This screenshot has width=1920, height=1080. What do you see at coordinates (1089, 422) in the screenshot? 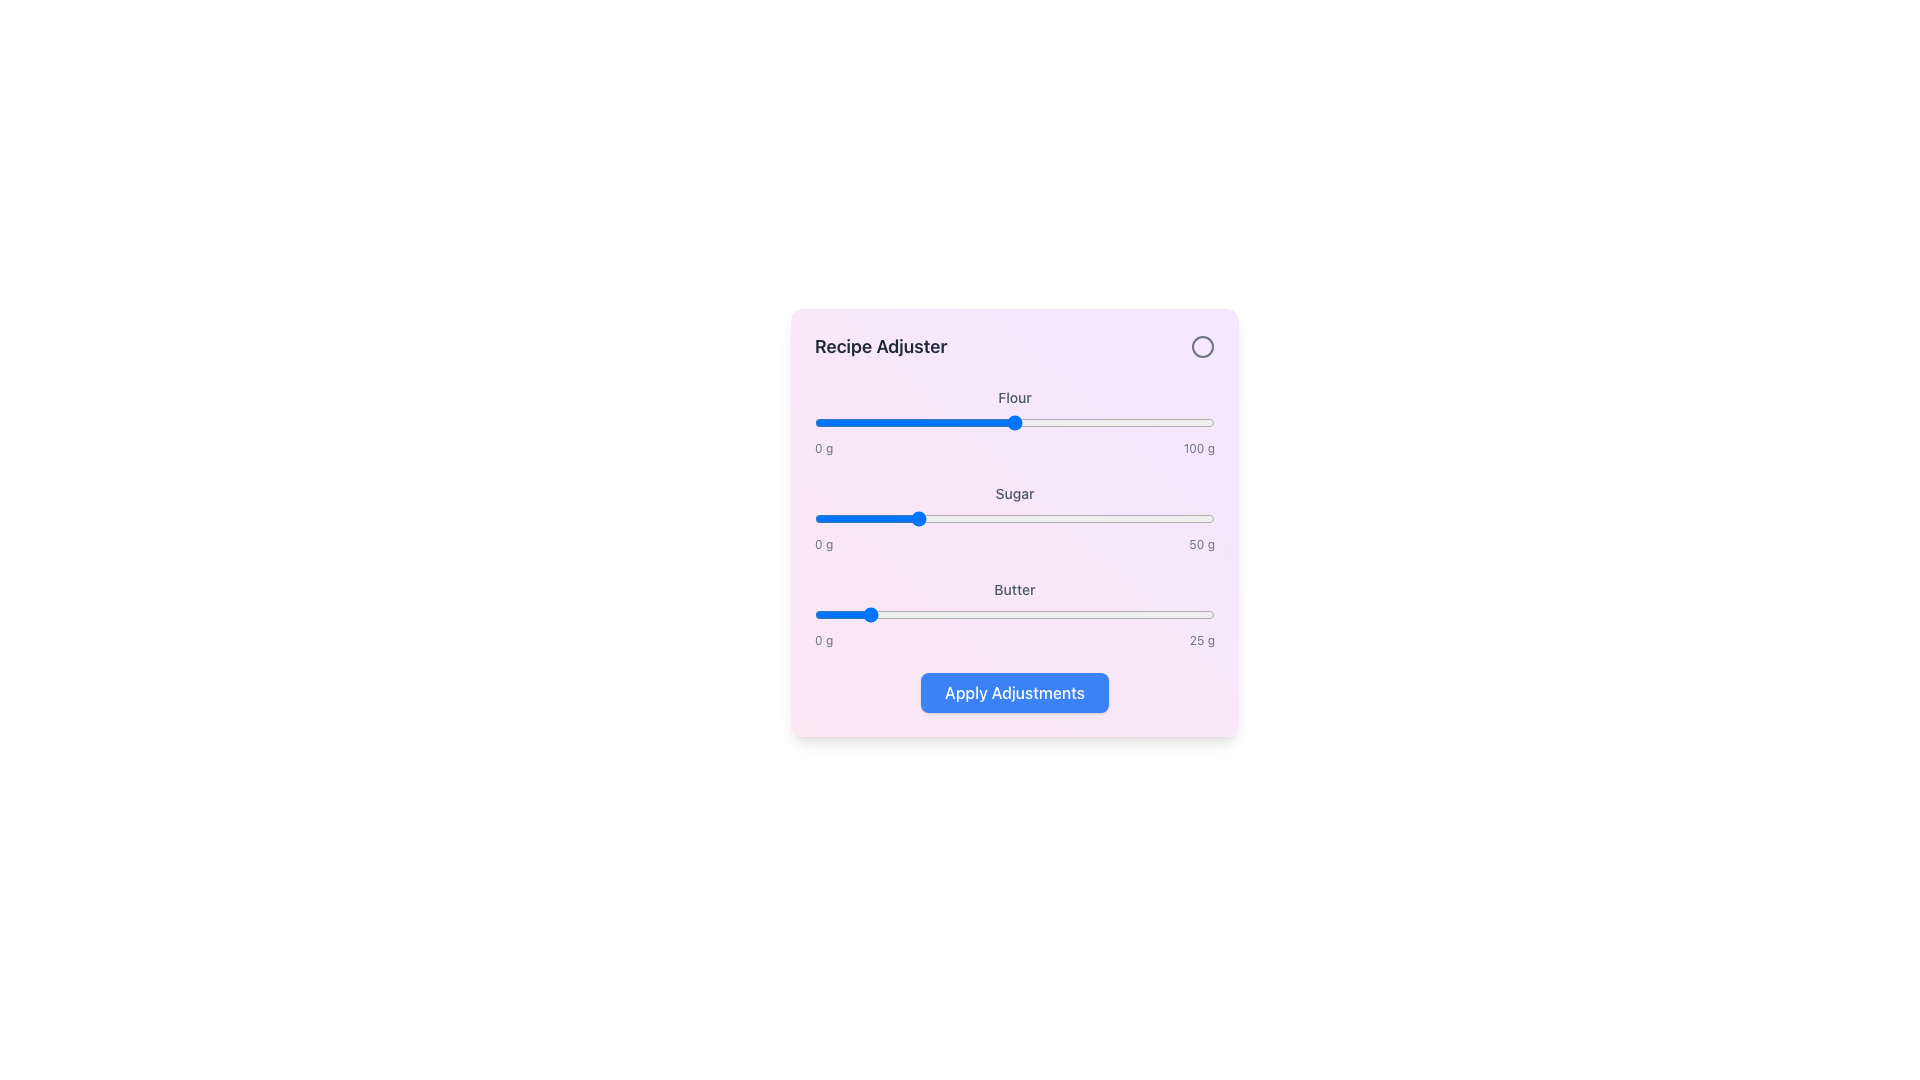
I see `the flour amount` at bounding box center [1089, 422].